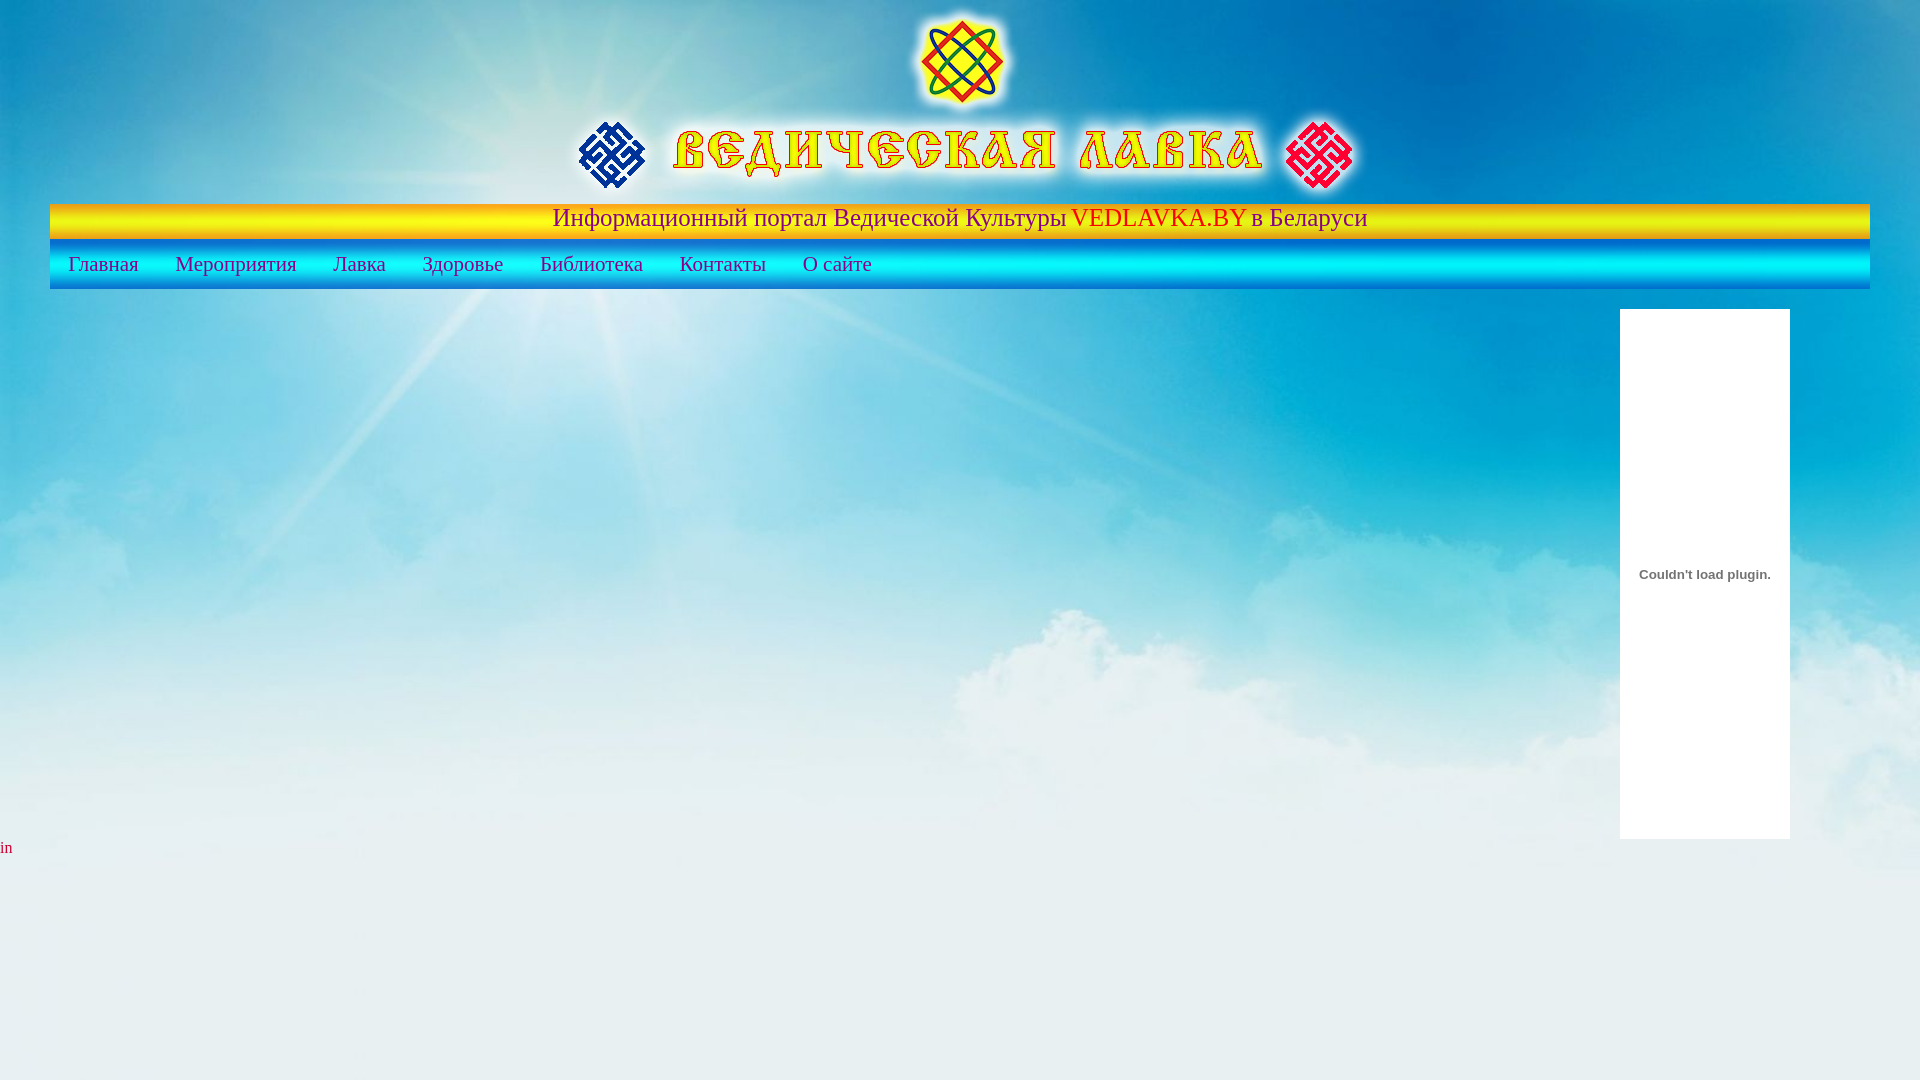  I want to click on 'in', so click(0, 847).